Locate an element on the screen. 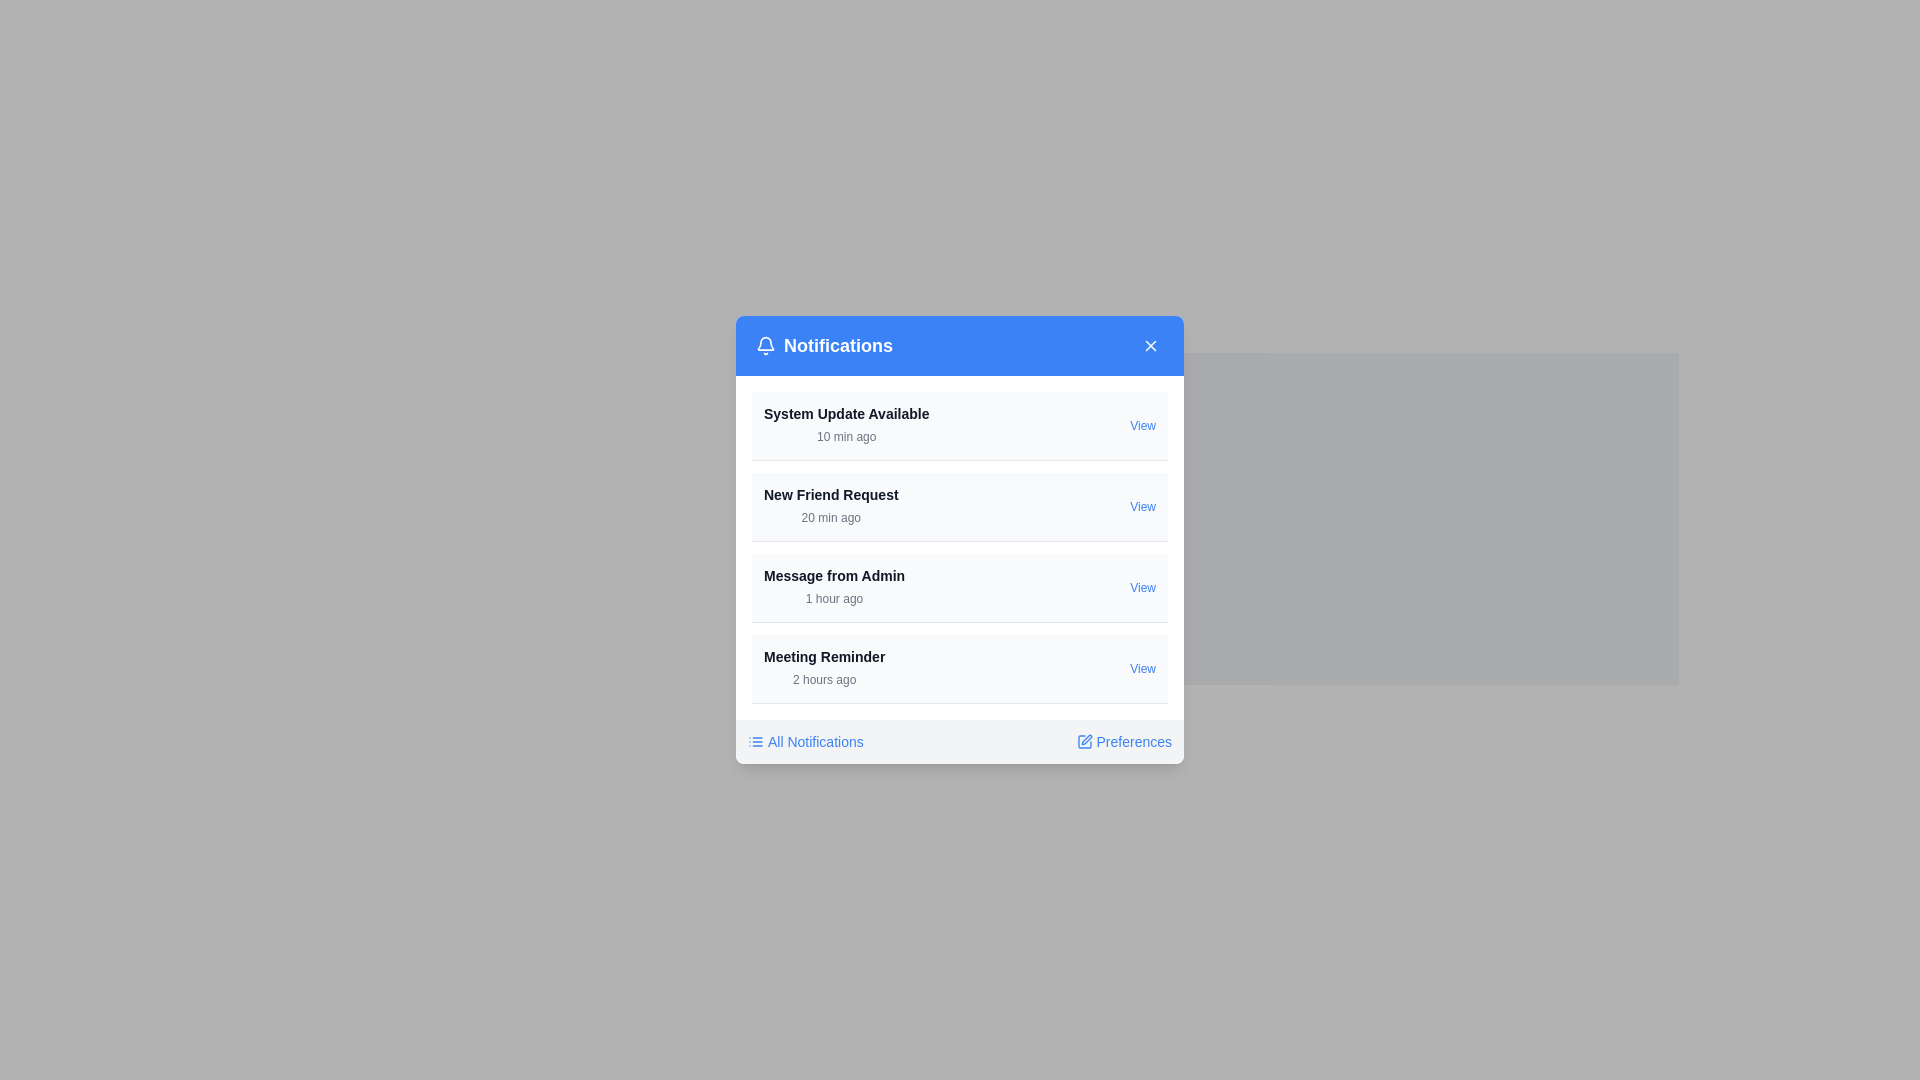 Image resolution: width=1920 pixels, height=1080 pixels. the 'All Notifications' icon located in the footer of the notification pop-up interface, positioned to the left of the 'All Notifications' text is located at coordinates (754, 741).